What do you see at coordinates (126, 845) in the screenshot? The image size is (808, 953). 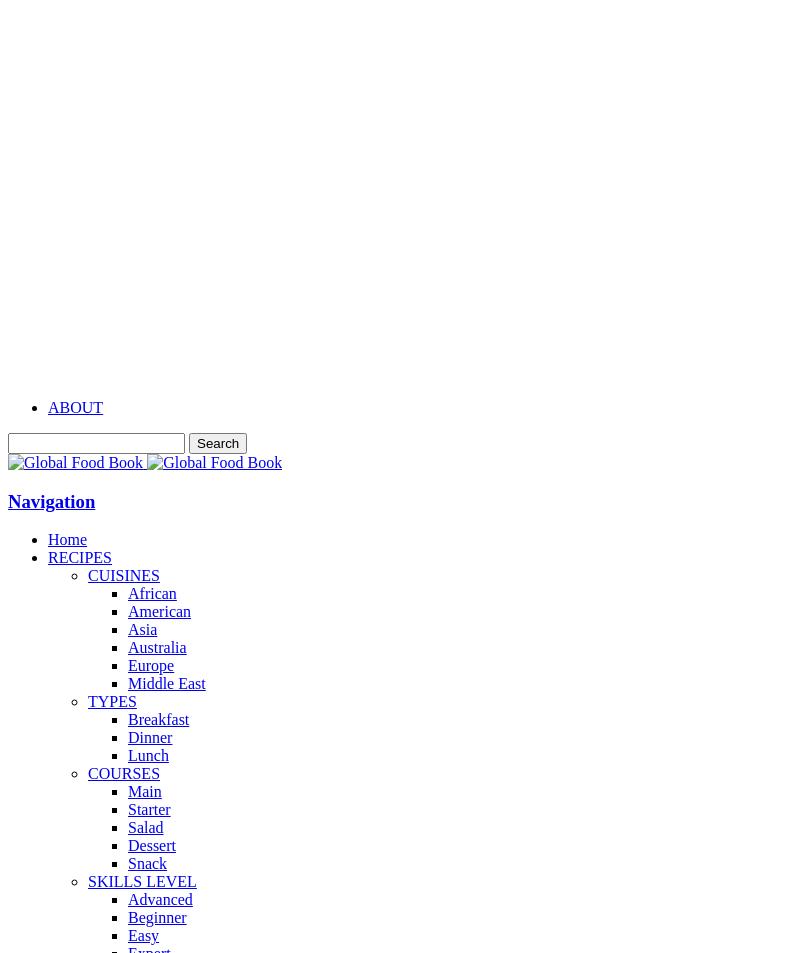 I see `'Dessert'` at bounding box center [126, 845].